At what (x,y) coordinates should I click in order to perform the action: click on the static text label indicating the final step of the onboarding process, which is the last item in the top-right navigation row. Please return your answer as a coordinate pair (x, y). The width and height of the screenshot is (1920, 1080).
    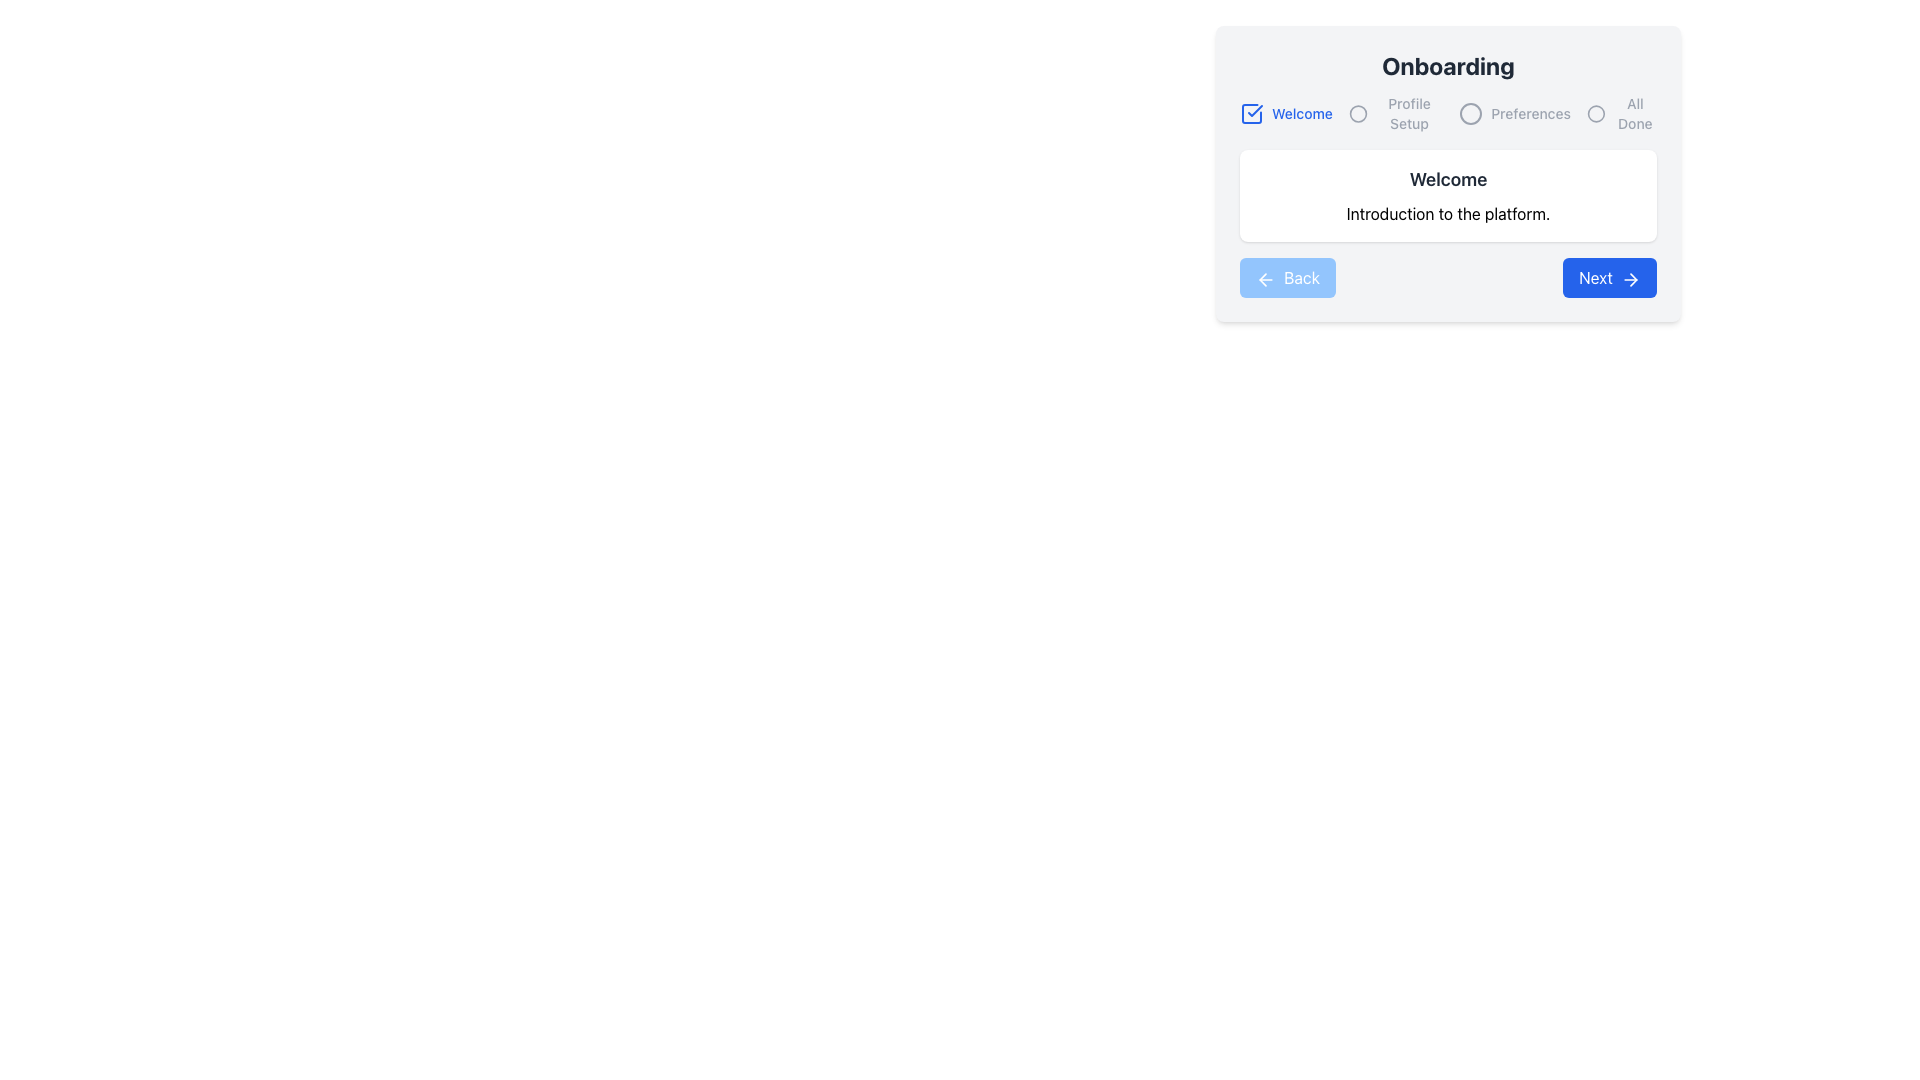
    Looking at the image, I should click on (1635, 114).